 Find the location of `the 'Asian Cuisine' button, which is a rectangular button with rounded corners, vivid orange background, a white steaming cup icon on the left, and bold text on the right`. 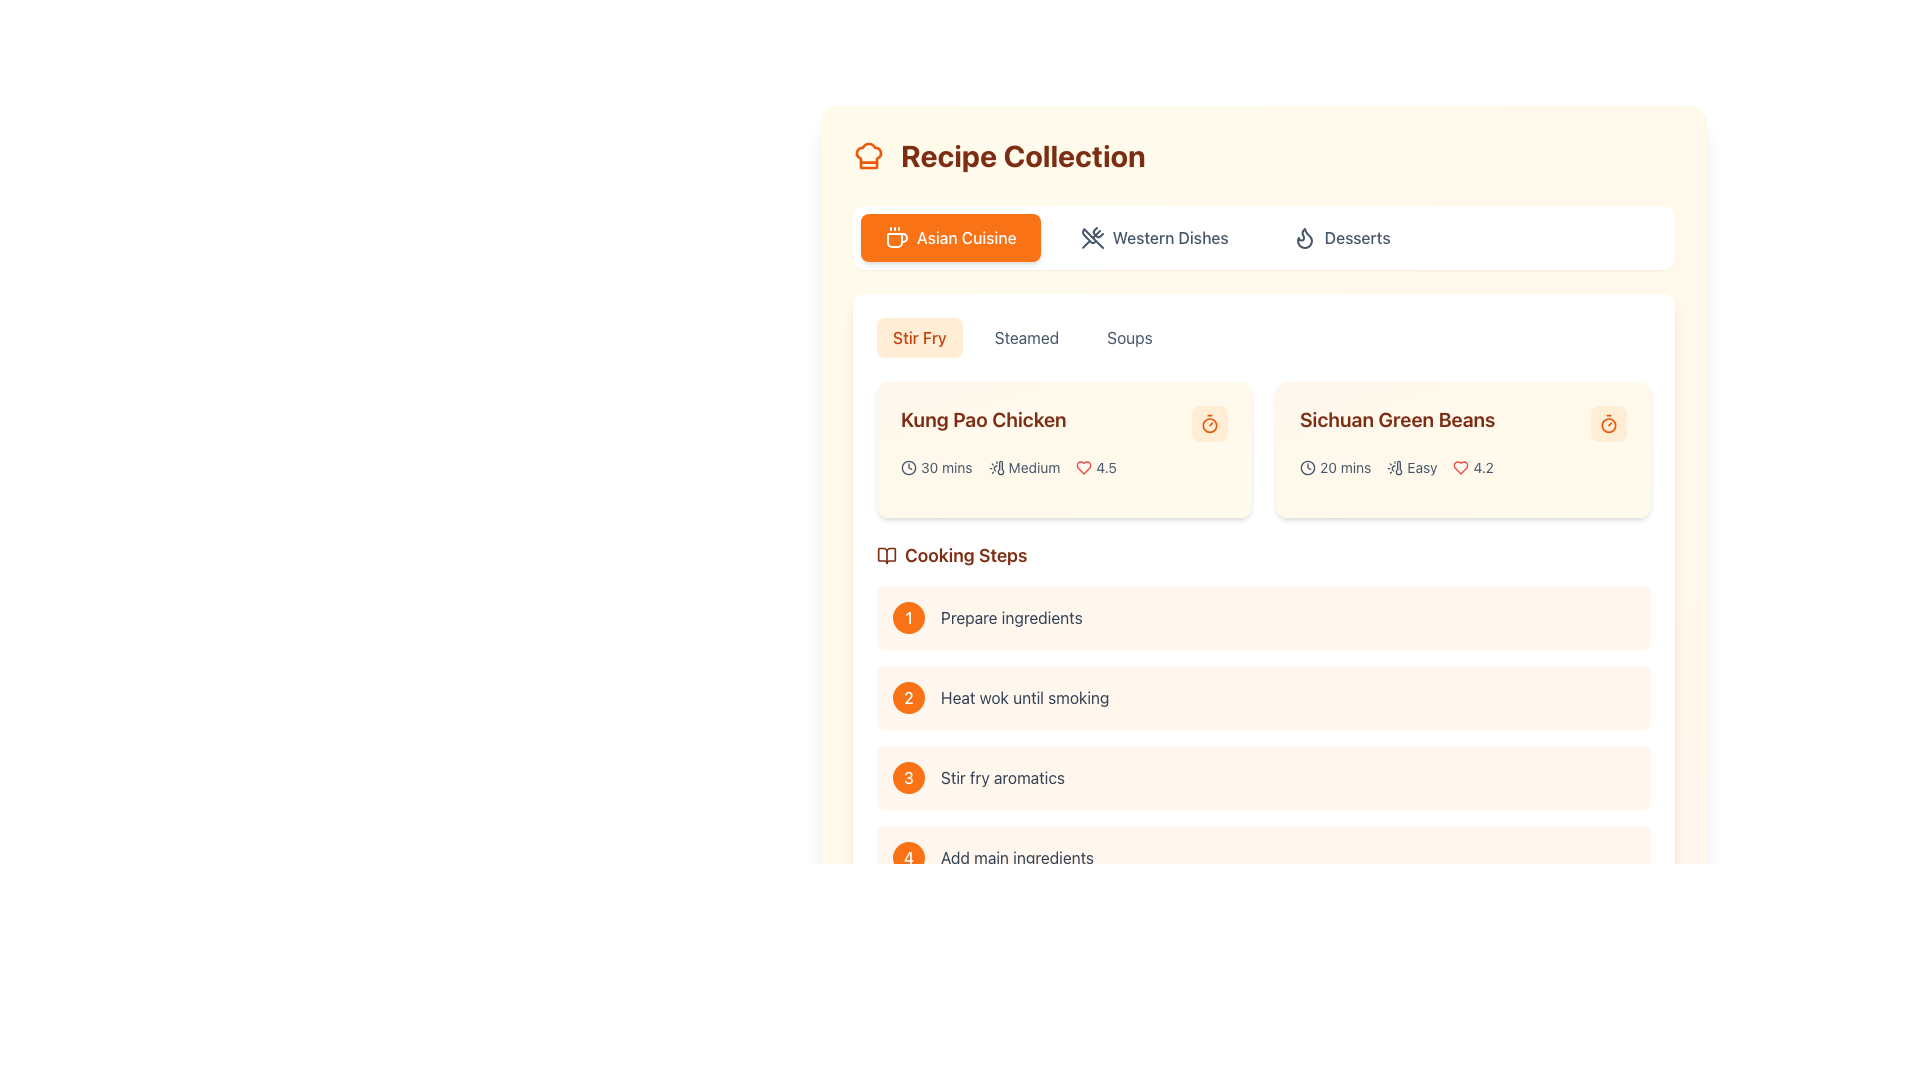

the 'Asian Cuisine' button, which is a rectangular button with rounded corners, vivid orange background, a white steaming cup icon on the left, and bold text on the right is located at coordinates (949, 237).